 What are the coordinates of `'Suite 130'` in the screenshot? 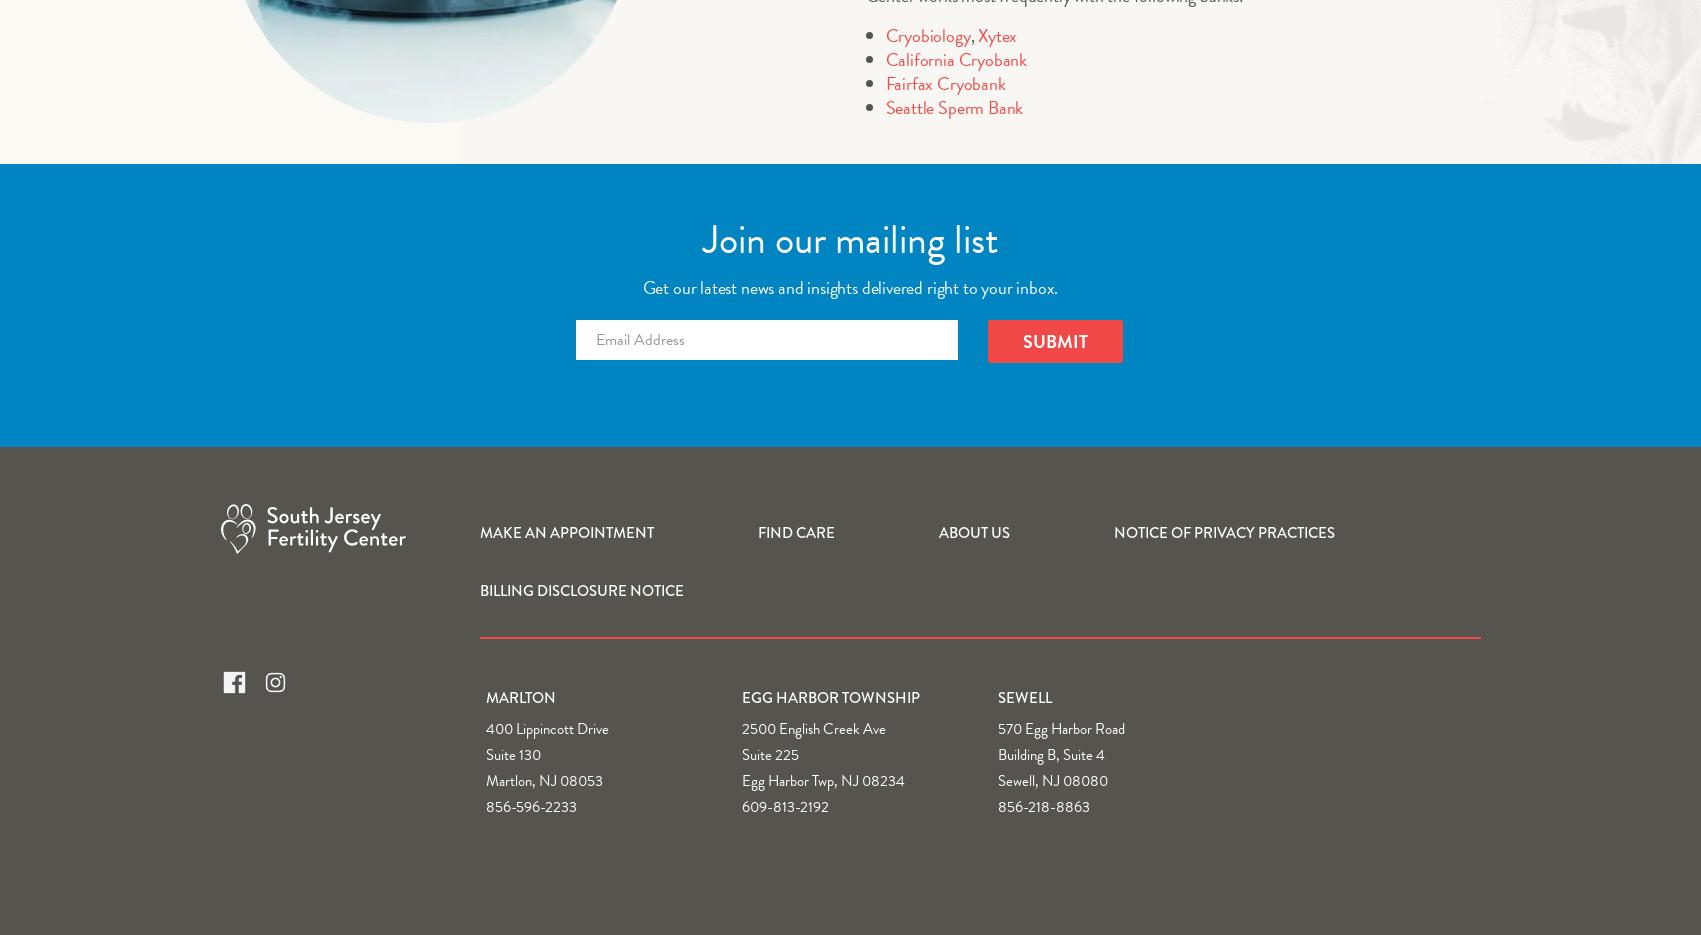 It's located at (512, 753).